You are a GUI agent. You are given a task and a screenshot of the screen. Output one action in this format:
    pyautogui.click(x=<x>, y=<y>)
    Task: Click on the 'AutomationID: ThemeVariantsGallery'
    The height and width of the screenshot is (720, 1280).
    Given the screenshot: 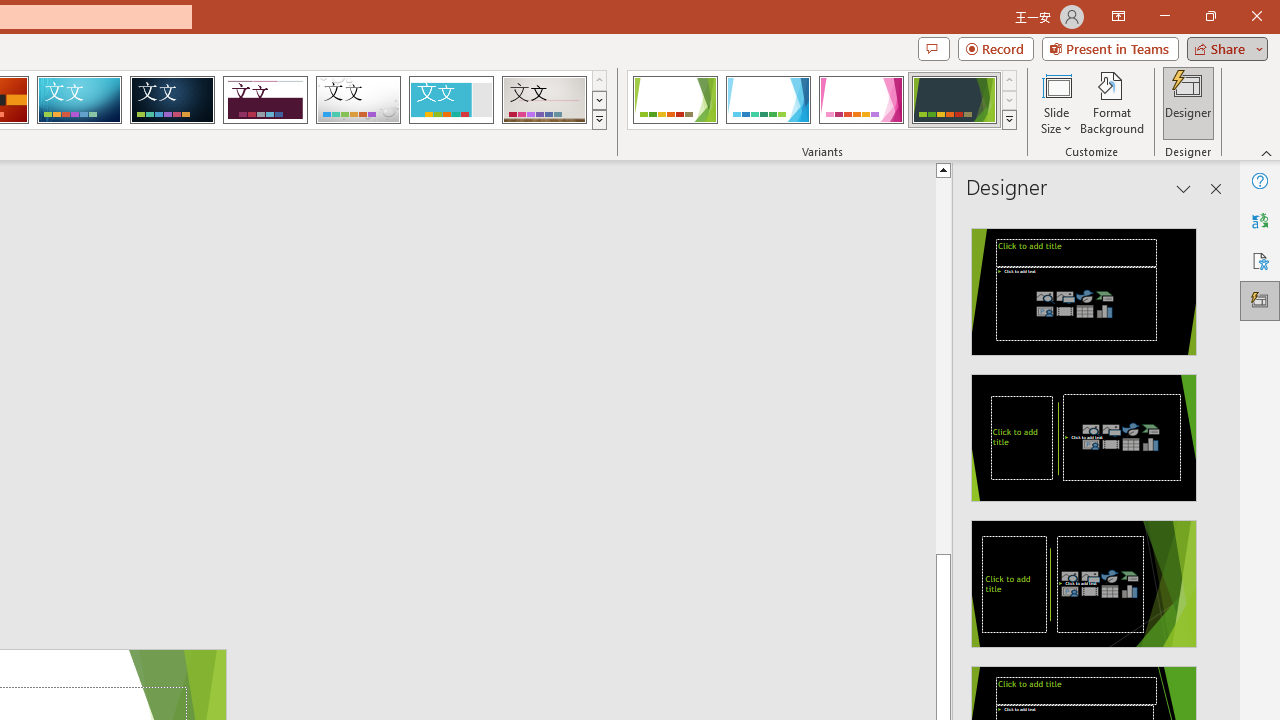 What is the action you would take?
    pyautogui.click(x=823, y=100)
    